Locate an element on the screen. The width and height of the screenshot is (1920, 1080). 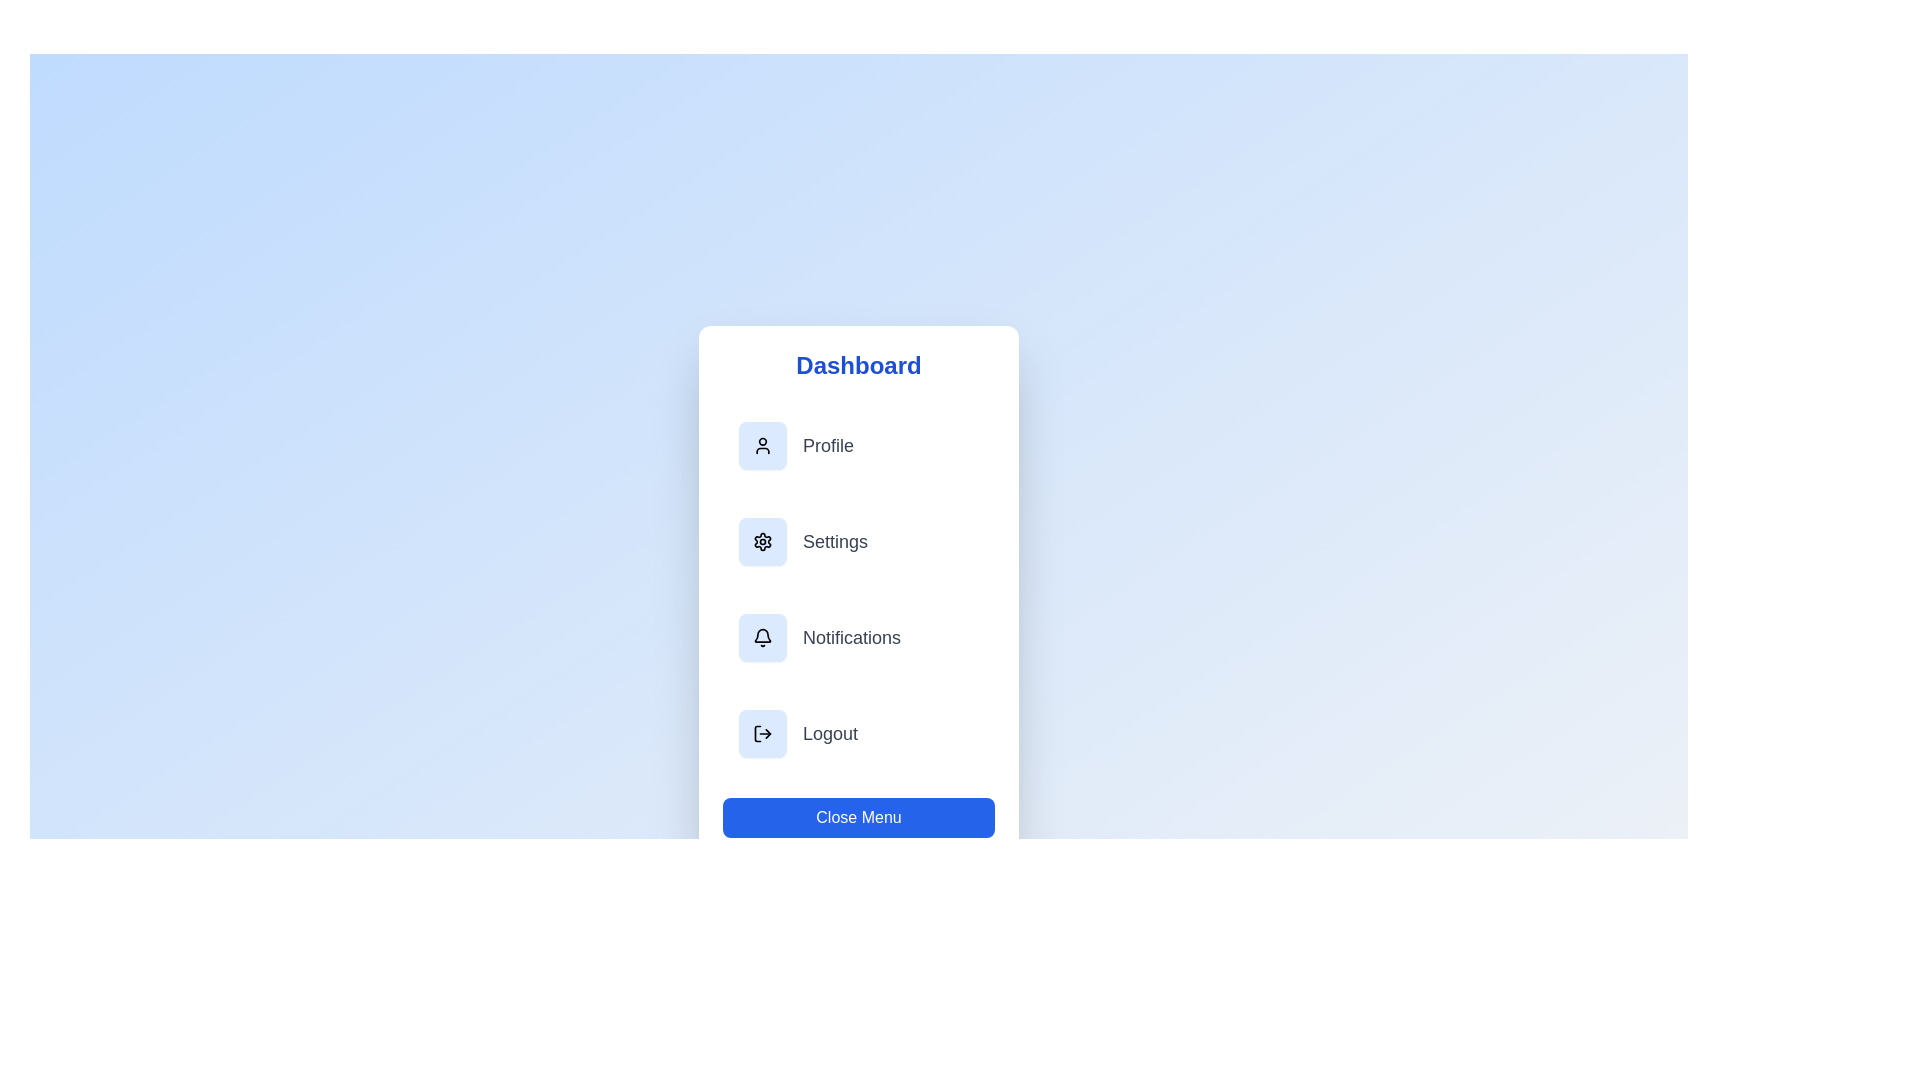
the menu item Notifications to observe visual feedback is located at coordinates (859, 637).